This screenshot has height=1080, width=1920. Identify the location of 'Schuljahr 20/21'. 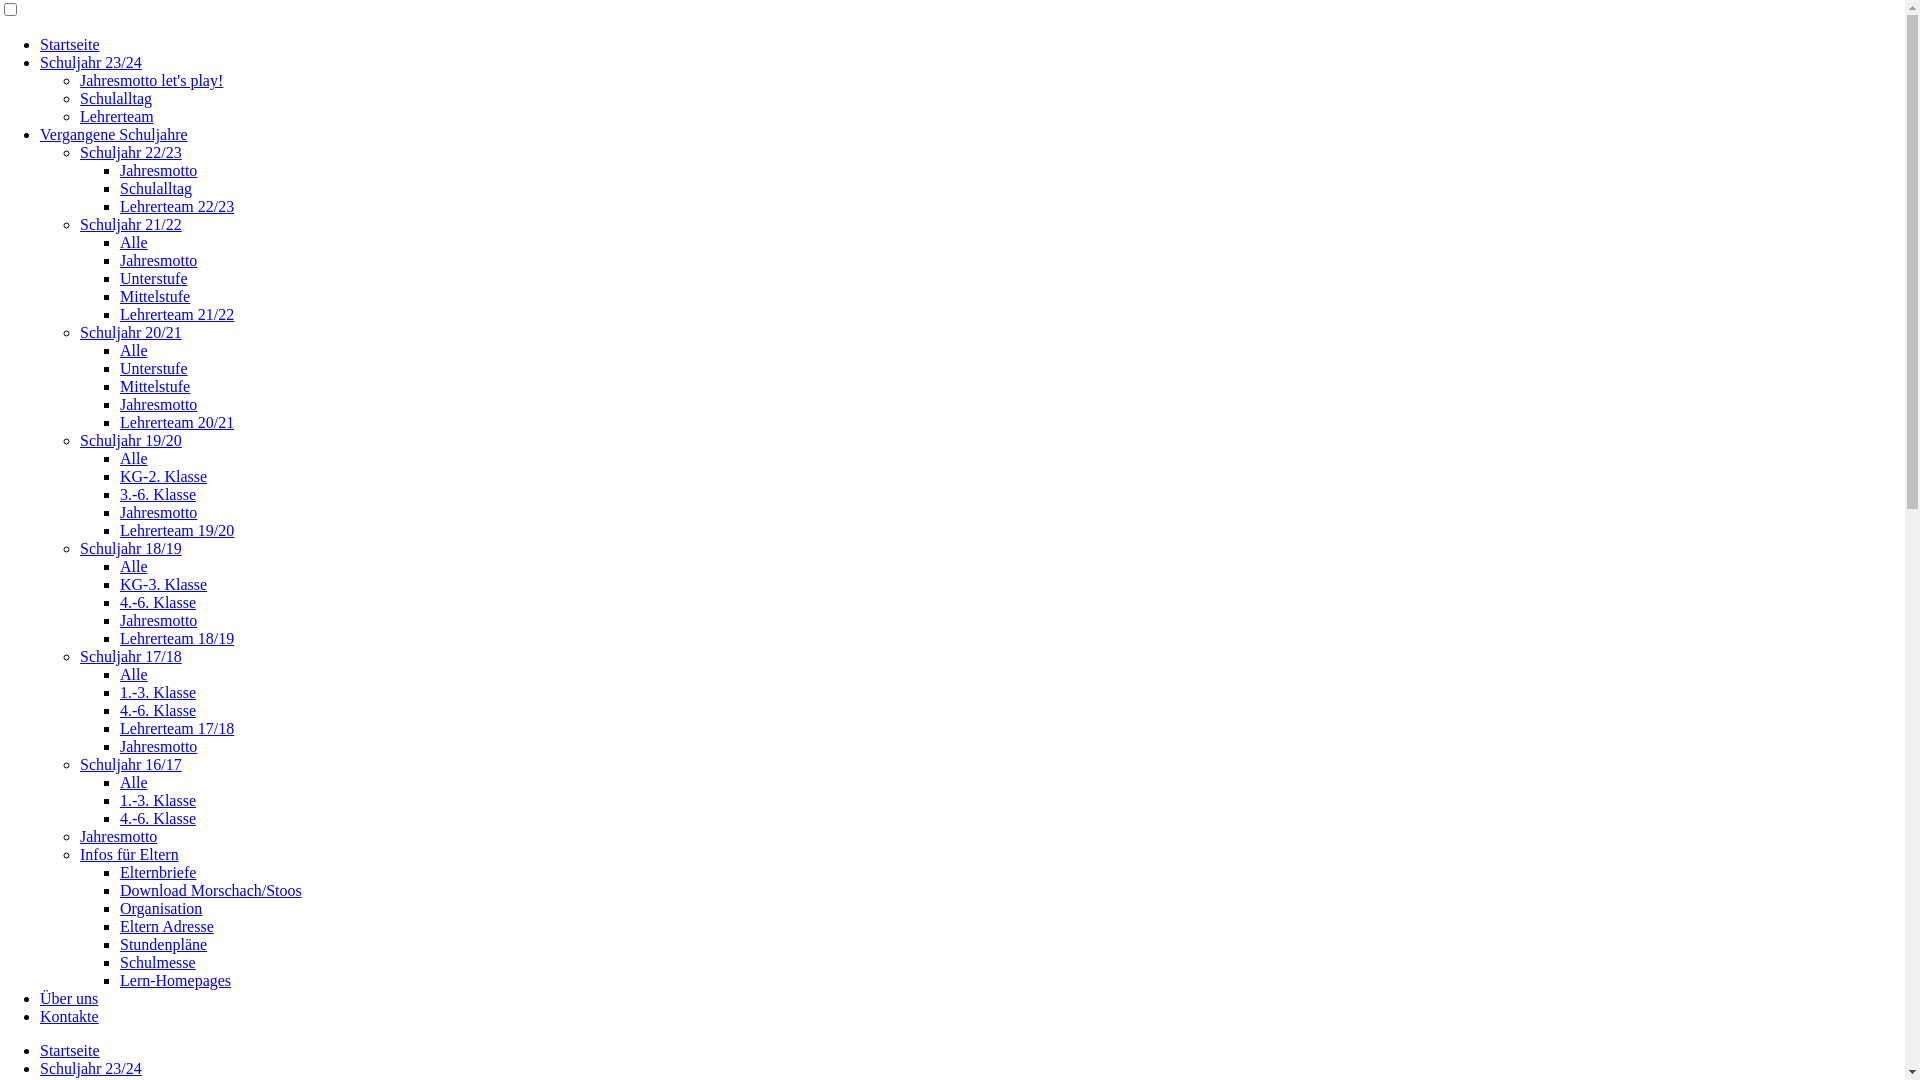
(129, 331).